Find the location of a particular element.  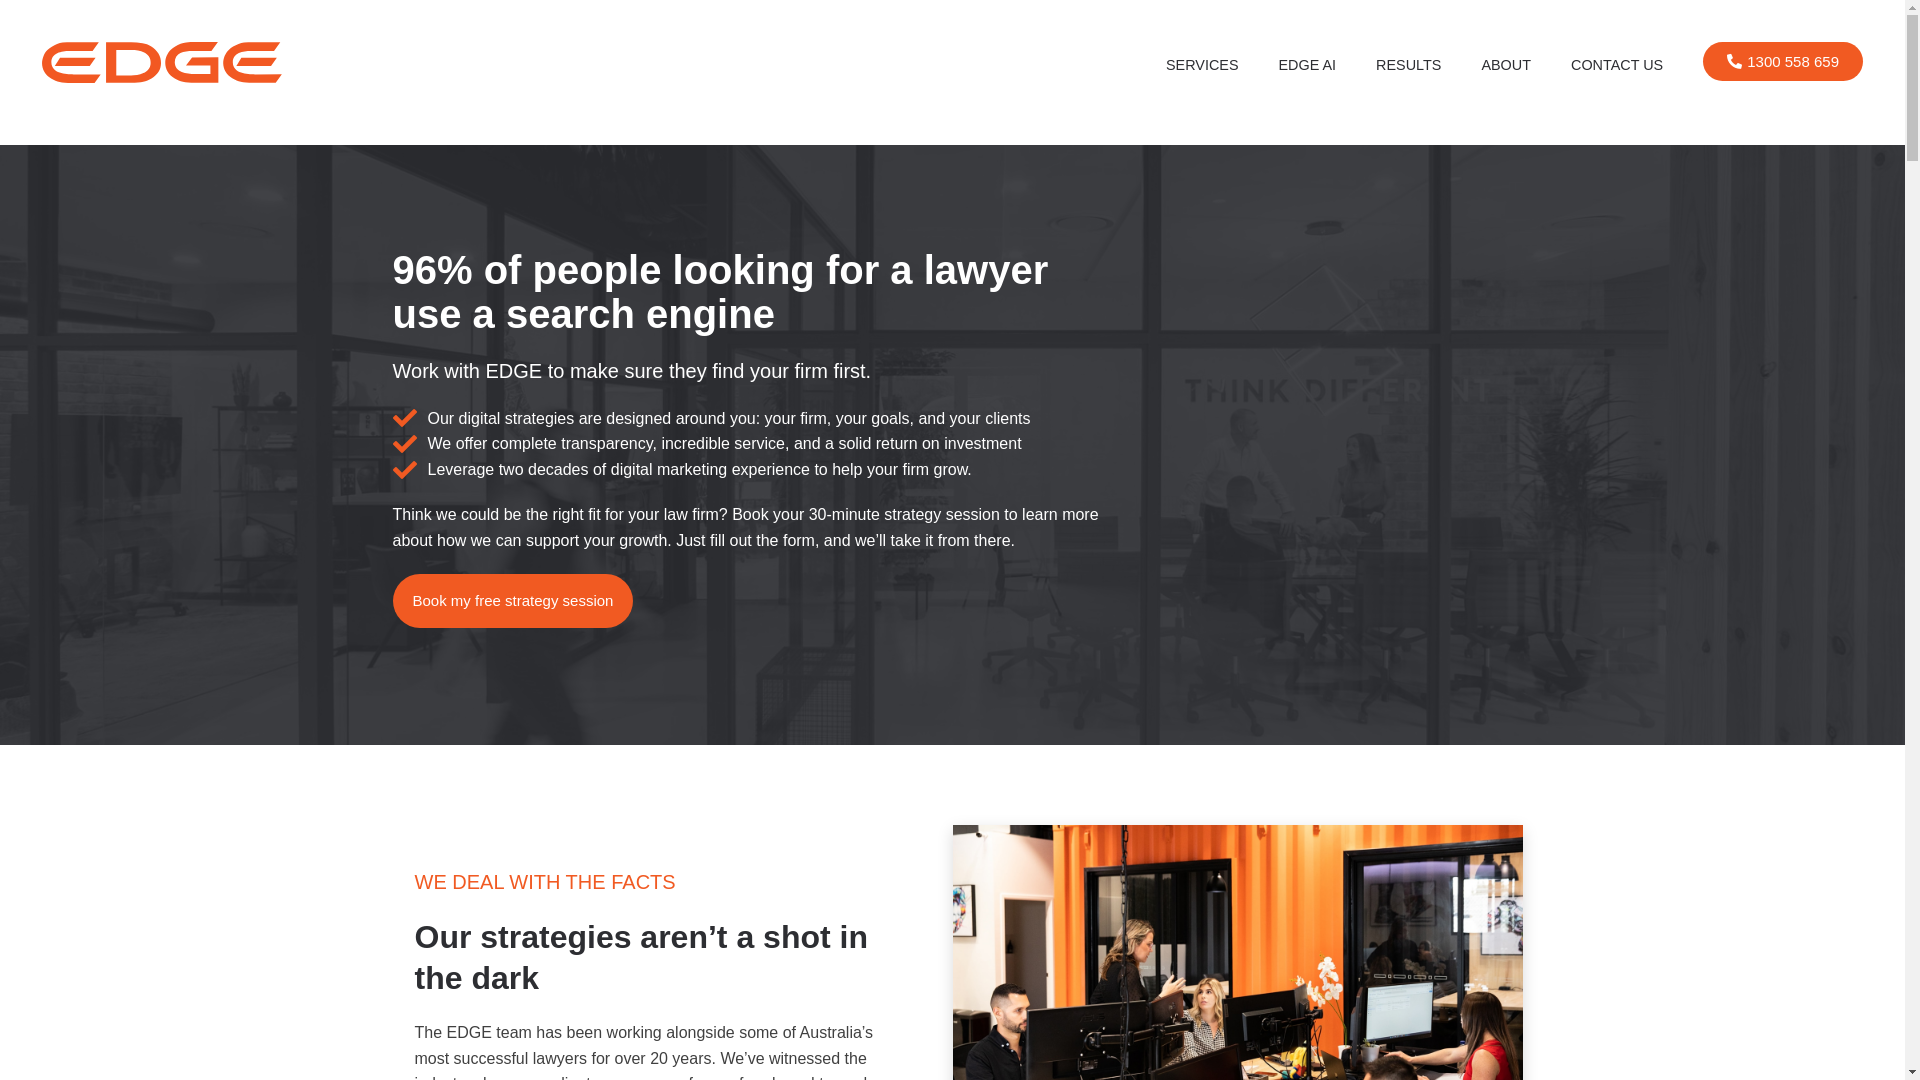

'Book my free strategy session' is located at coordinates (512, 600).